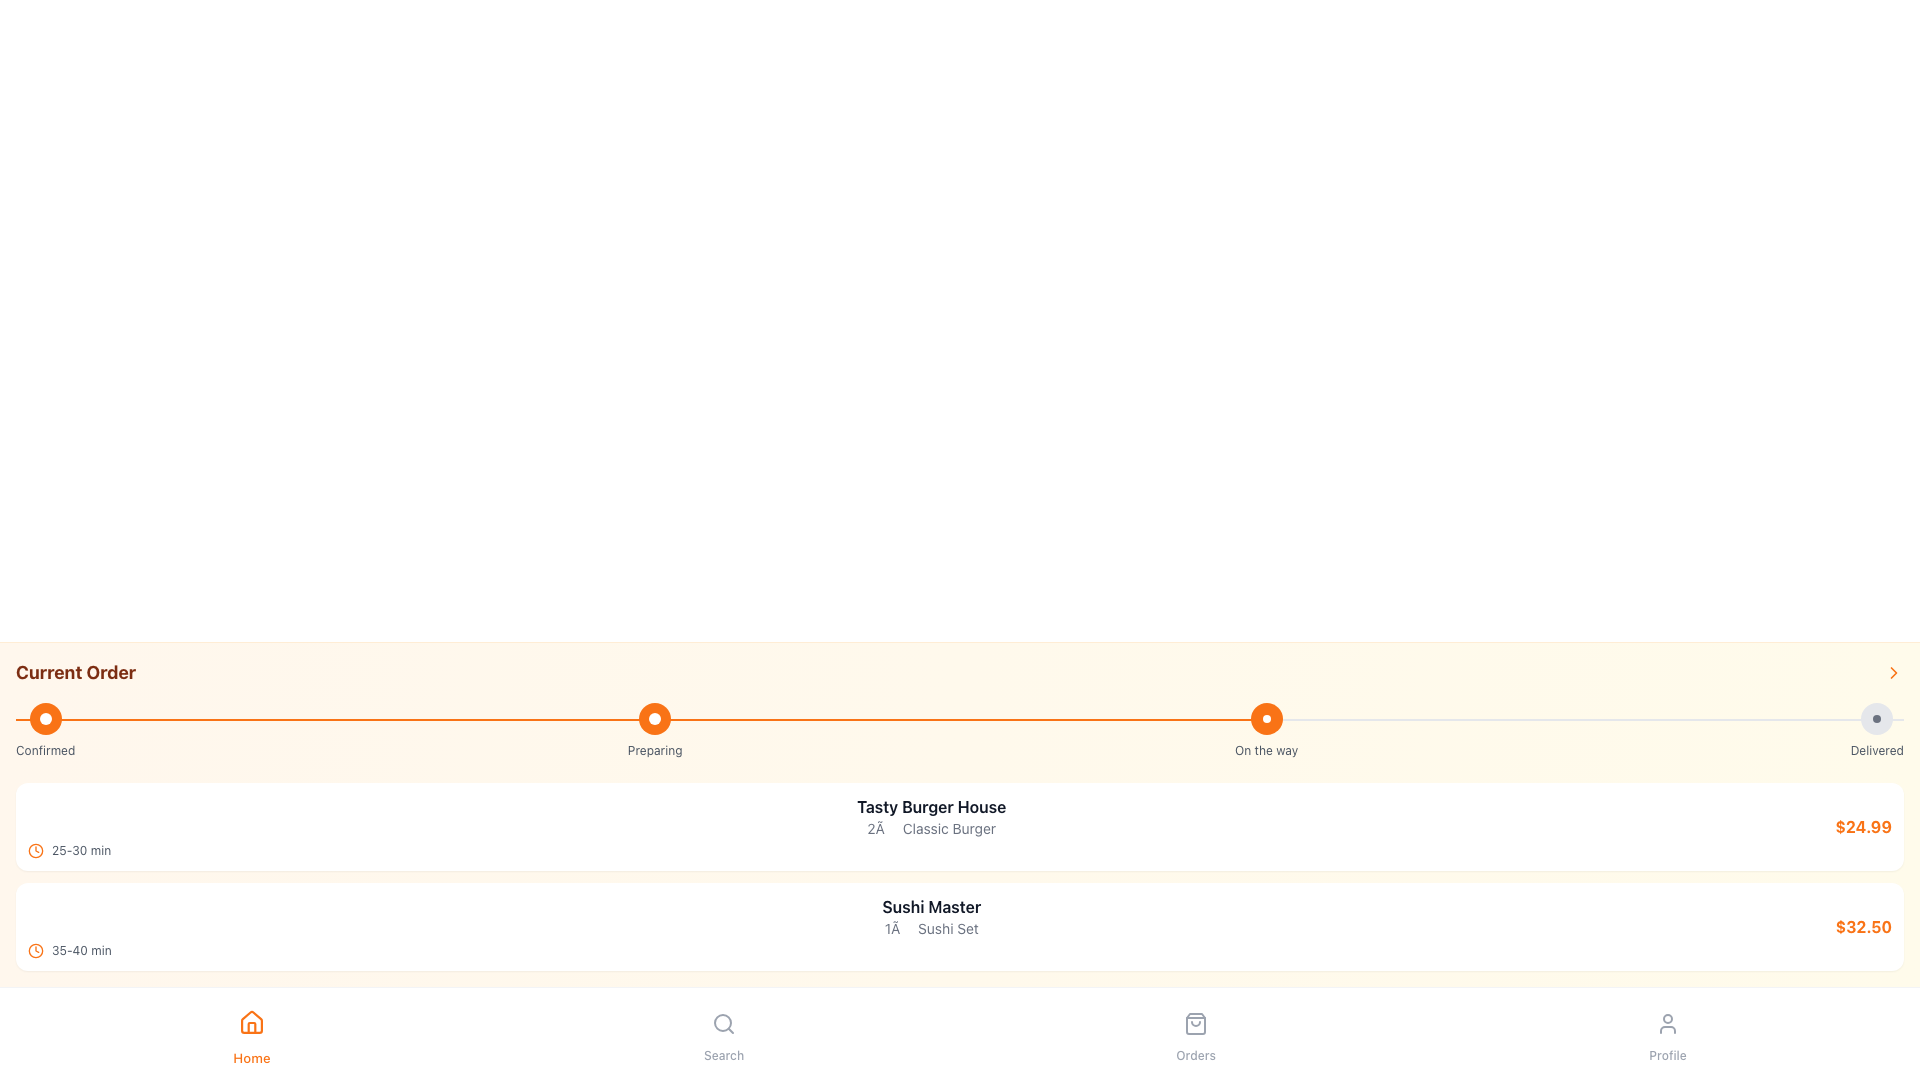  I want to click on text label displaying '25-30 min' which provides the estimated delivery time, located next to a small clock icon, so click(80, 851).